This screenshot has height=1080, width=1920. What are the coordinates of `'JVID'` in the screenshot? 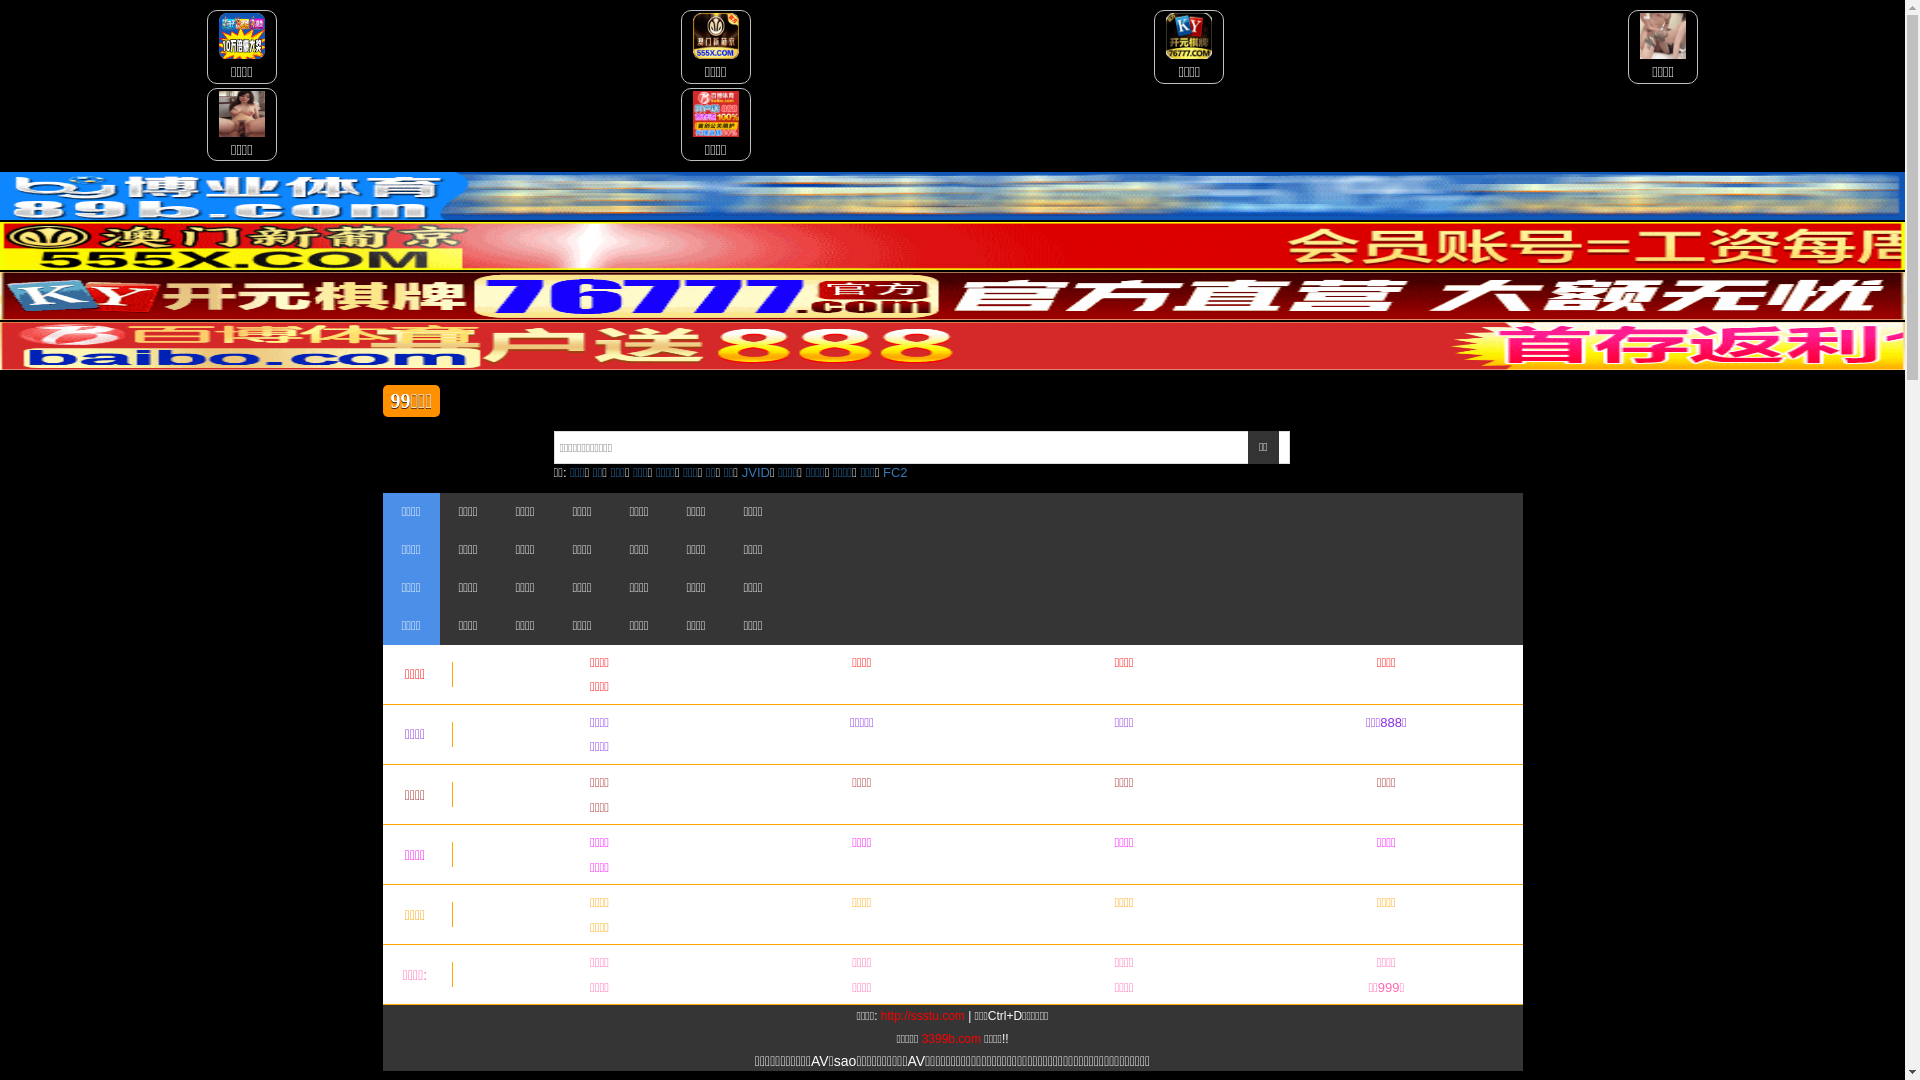 It's located at (755, 472).